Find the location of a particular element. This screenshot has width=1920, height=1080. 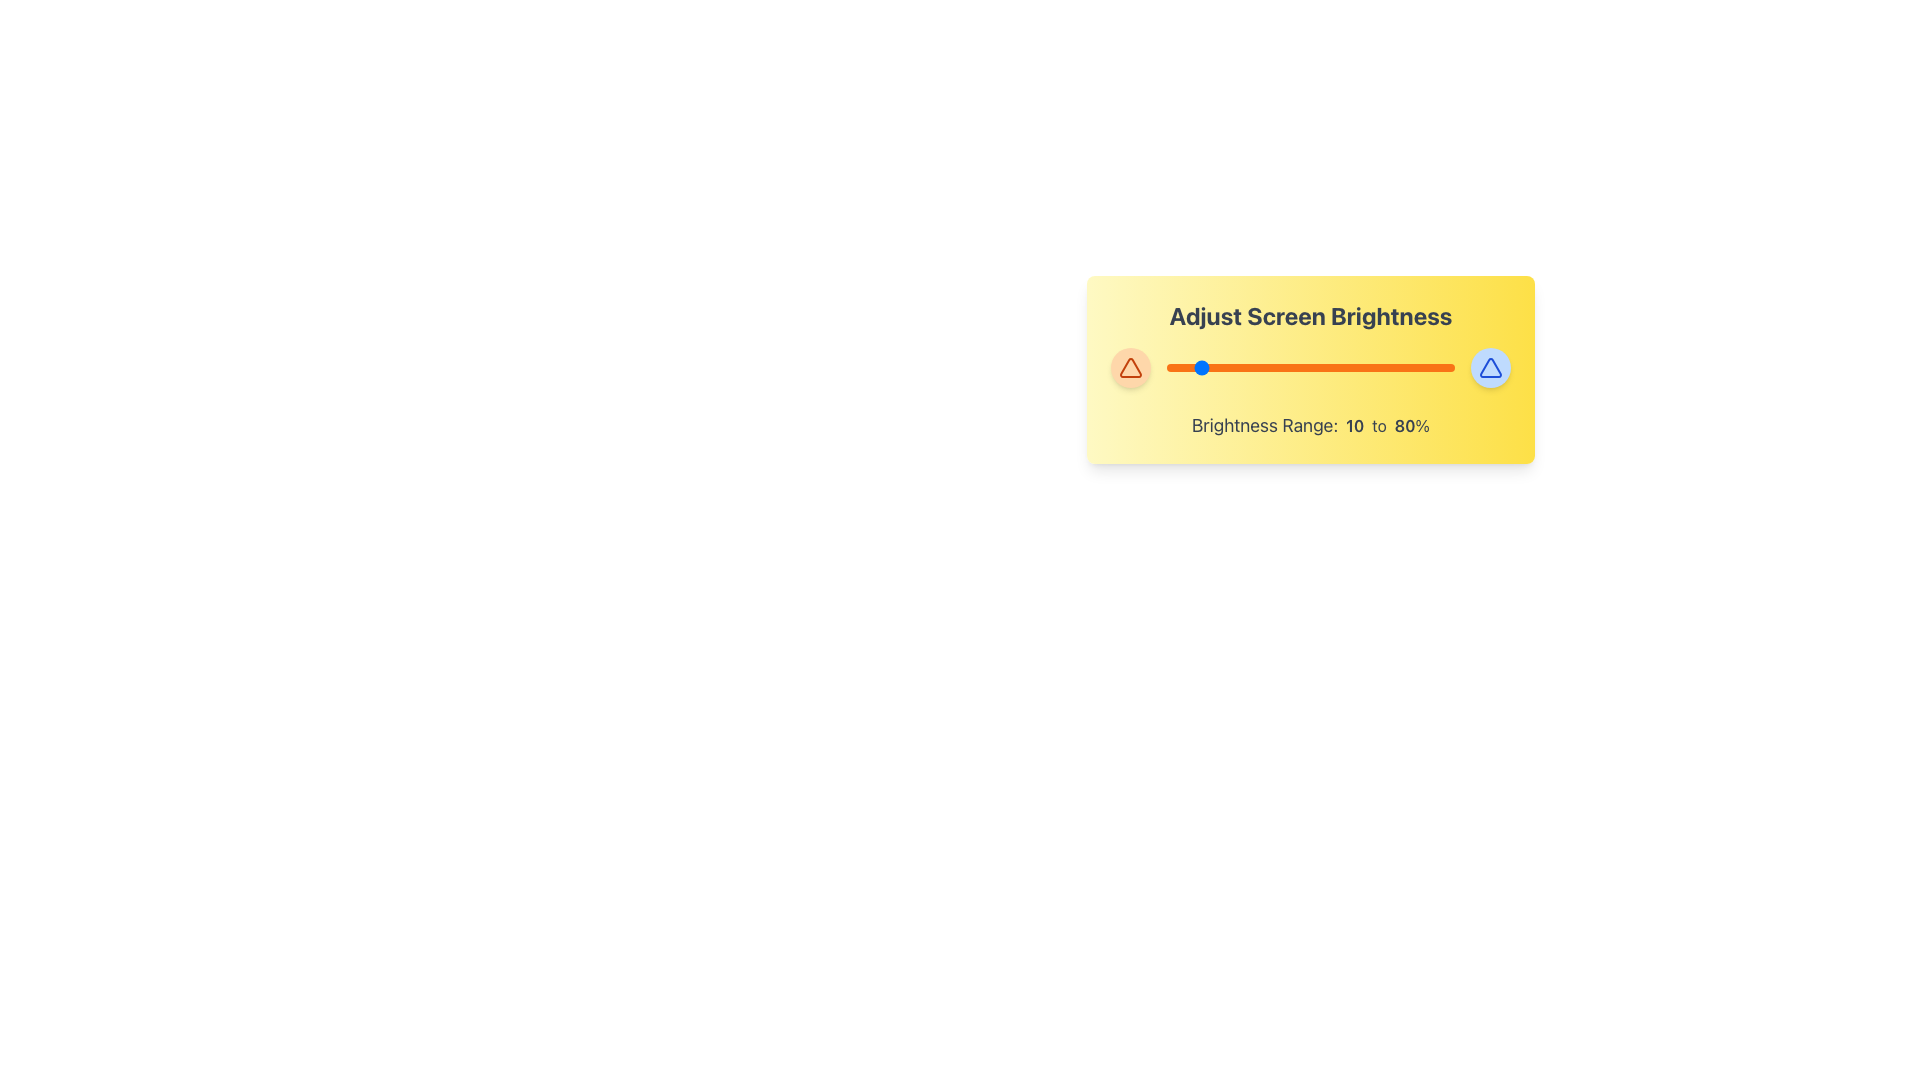

the brightness level is located at coordinates (1429, 367).